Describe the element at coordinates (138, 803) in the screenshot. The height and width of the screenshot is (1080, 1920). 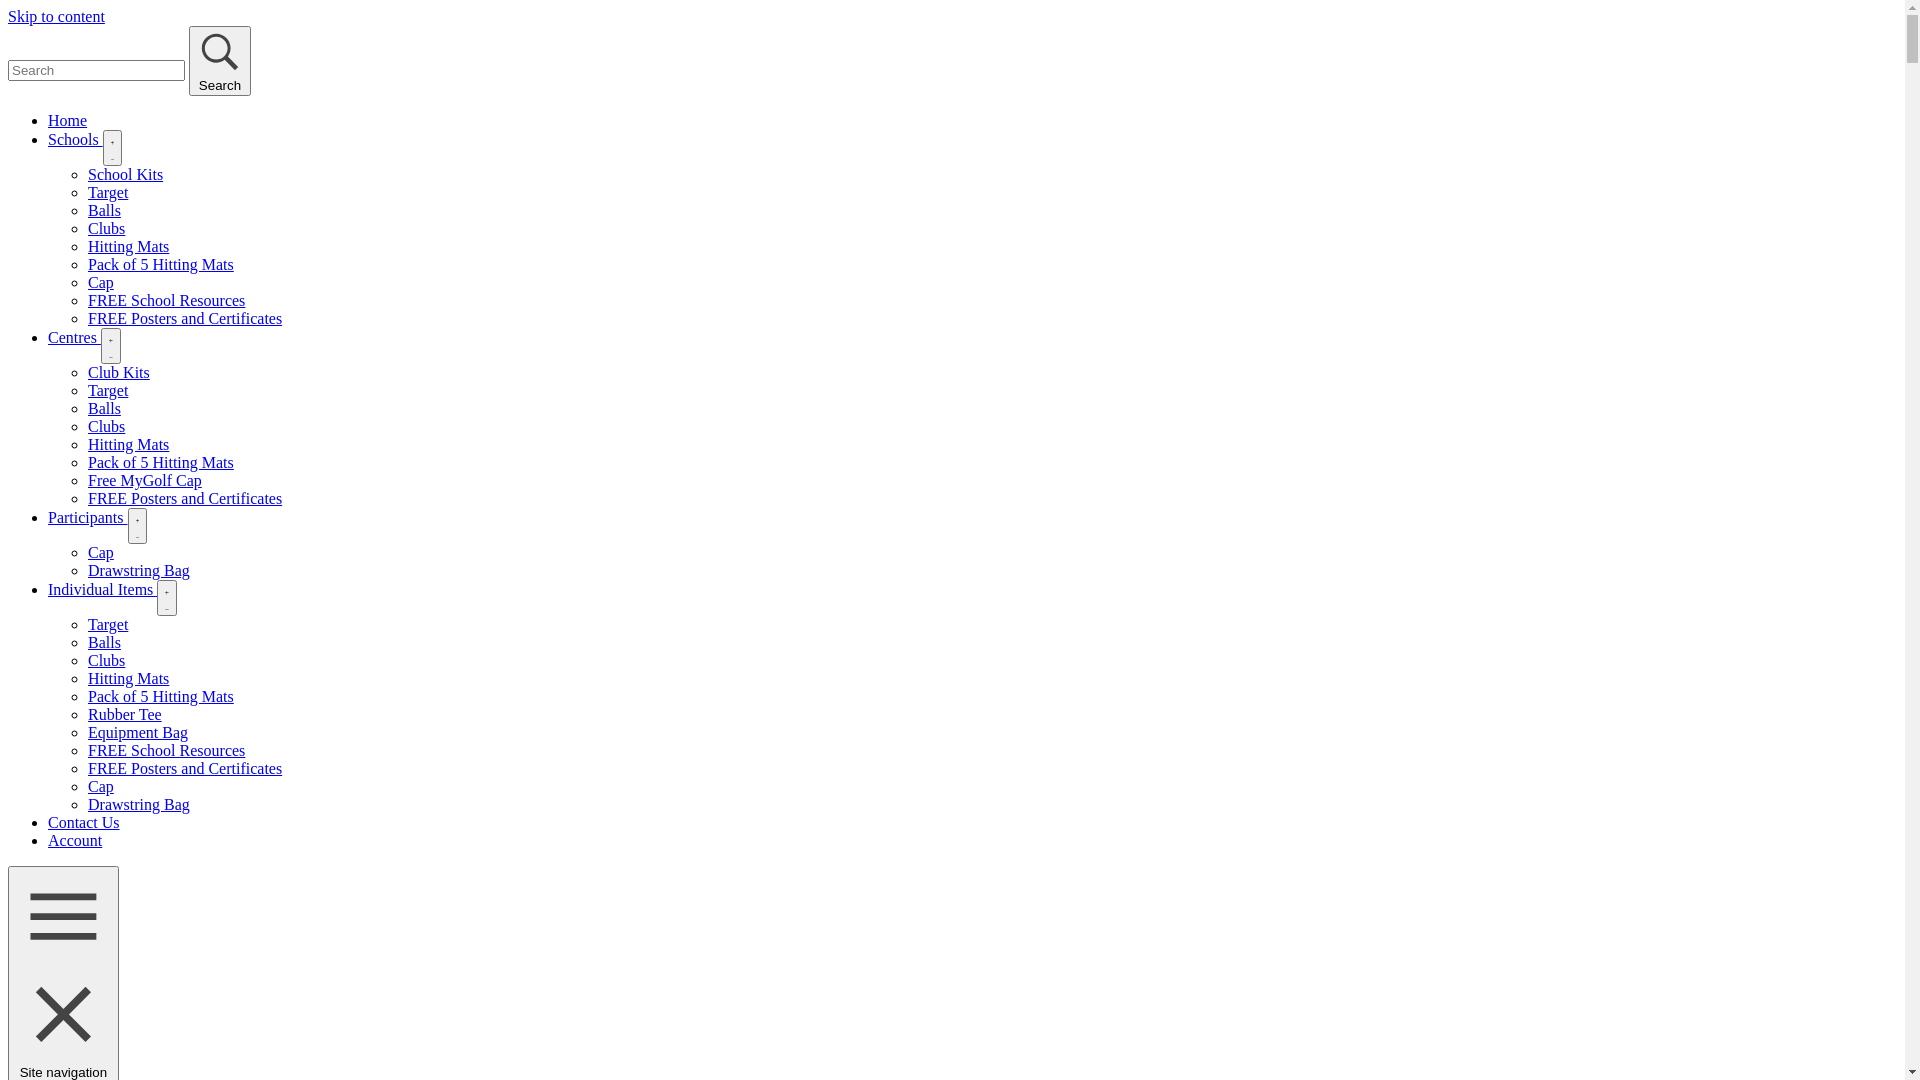
I see `'Drawstring Bag'` at that location.